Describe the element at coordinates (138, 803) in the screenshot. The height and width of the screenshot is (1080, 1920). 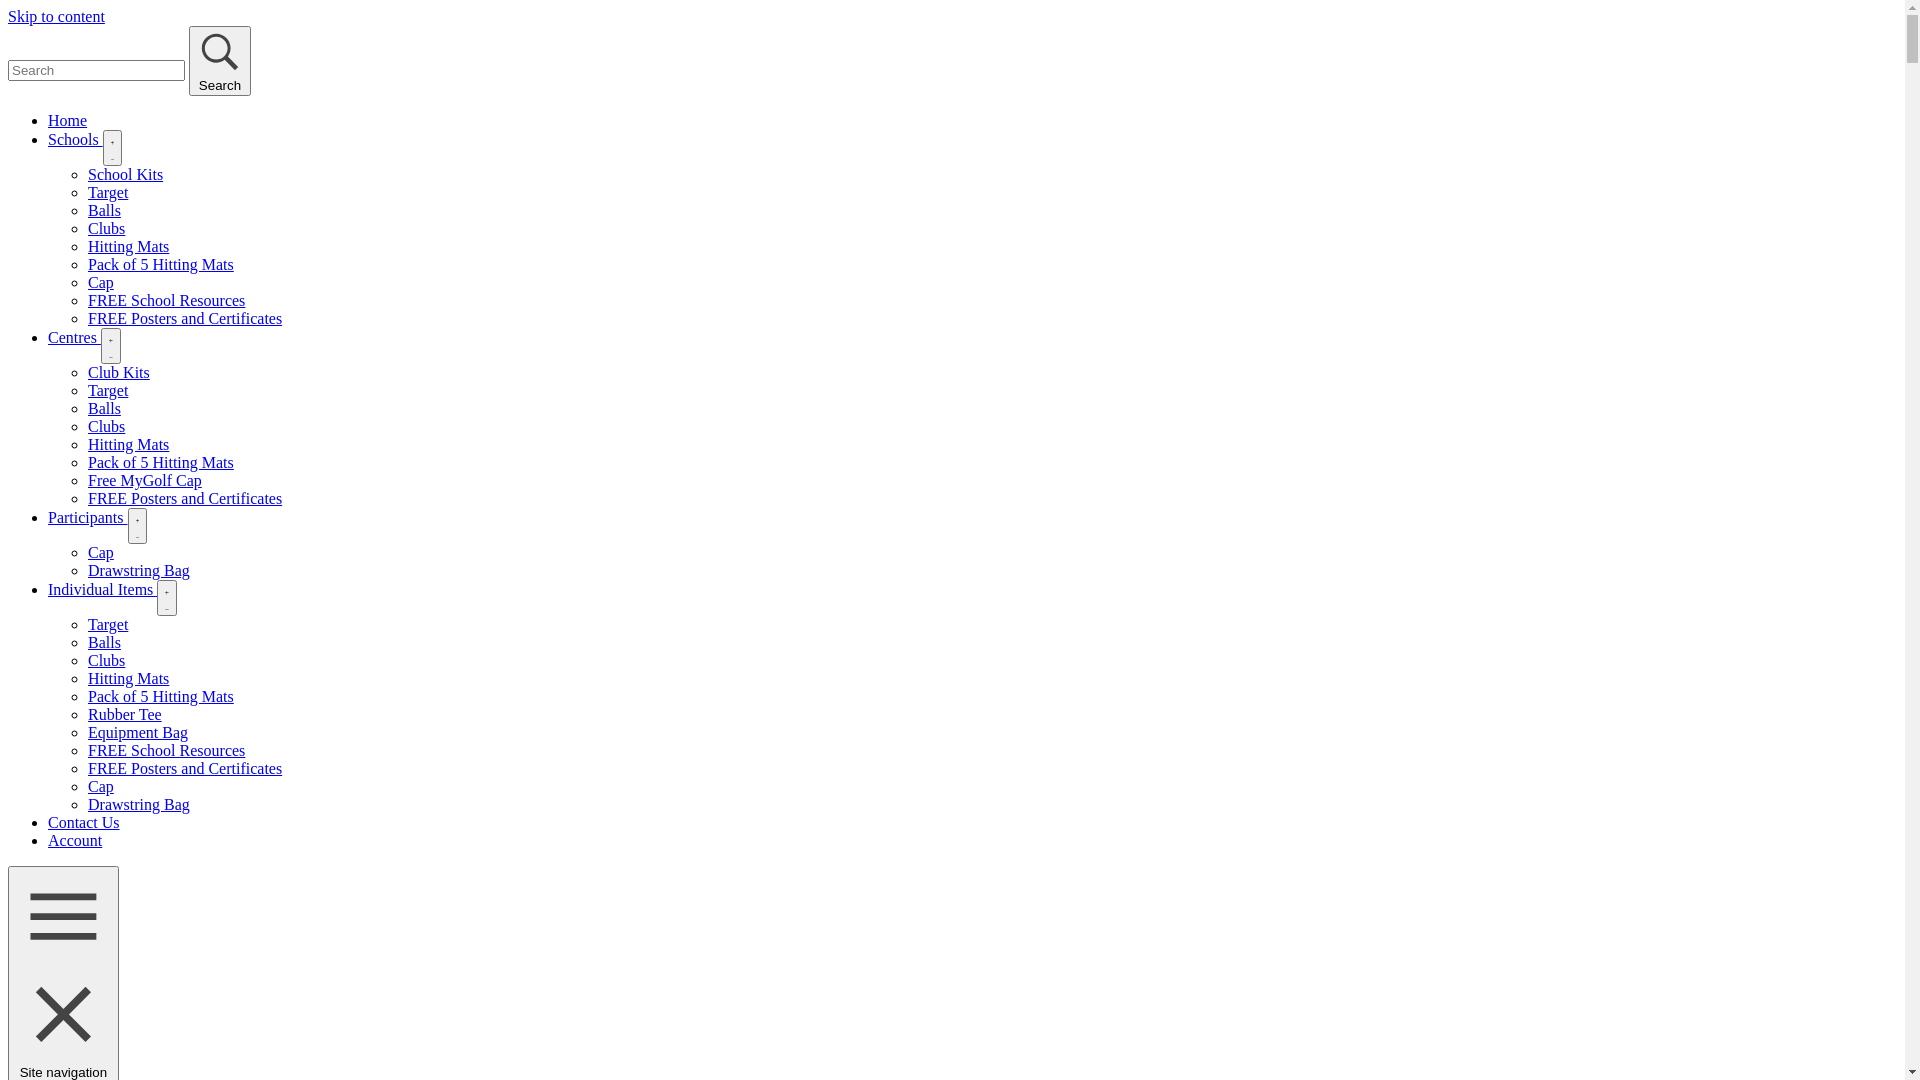
I see `'Drawstring Bag'` at that location.